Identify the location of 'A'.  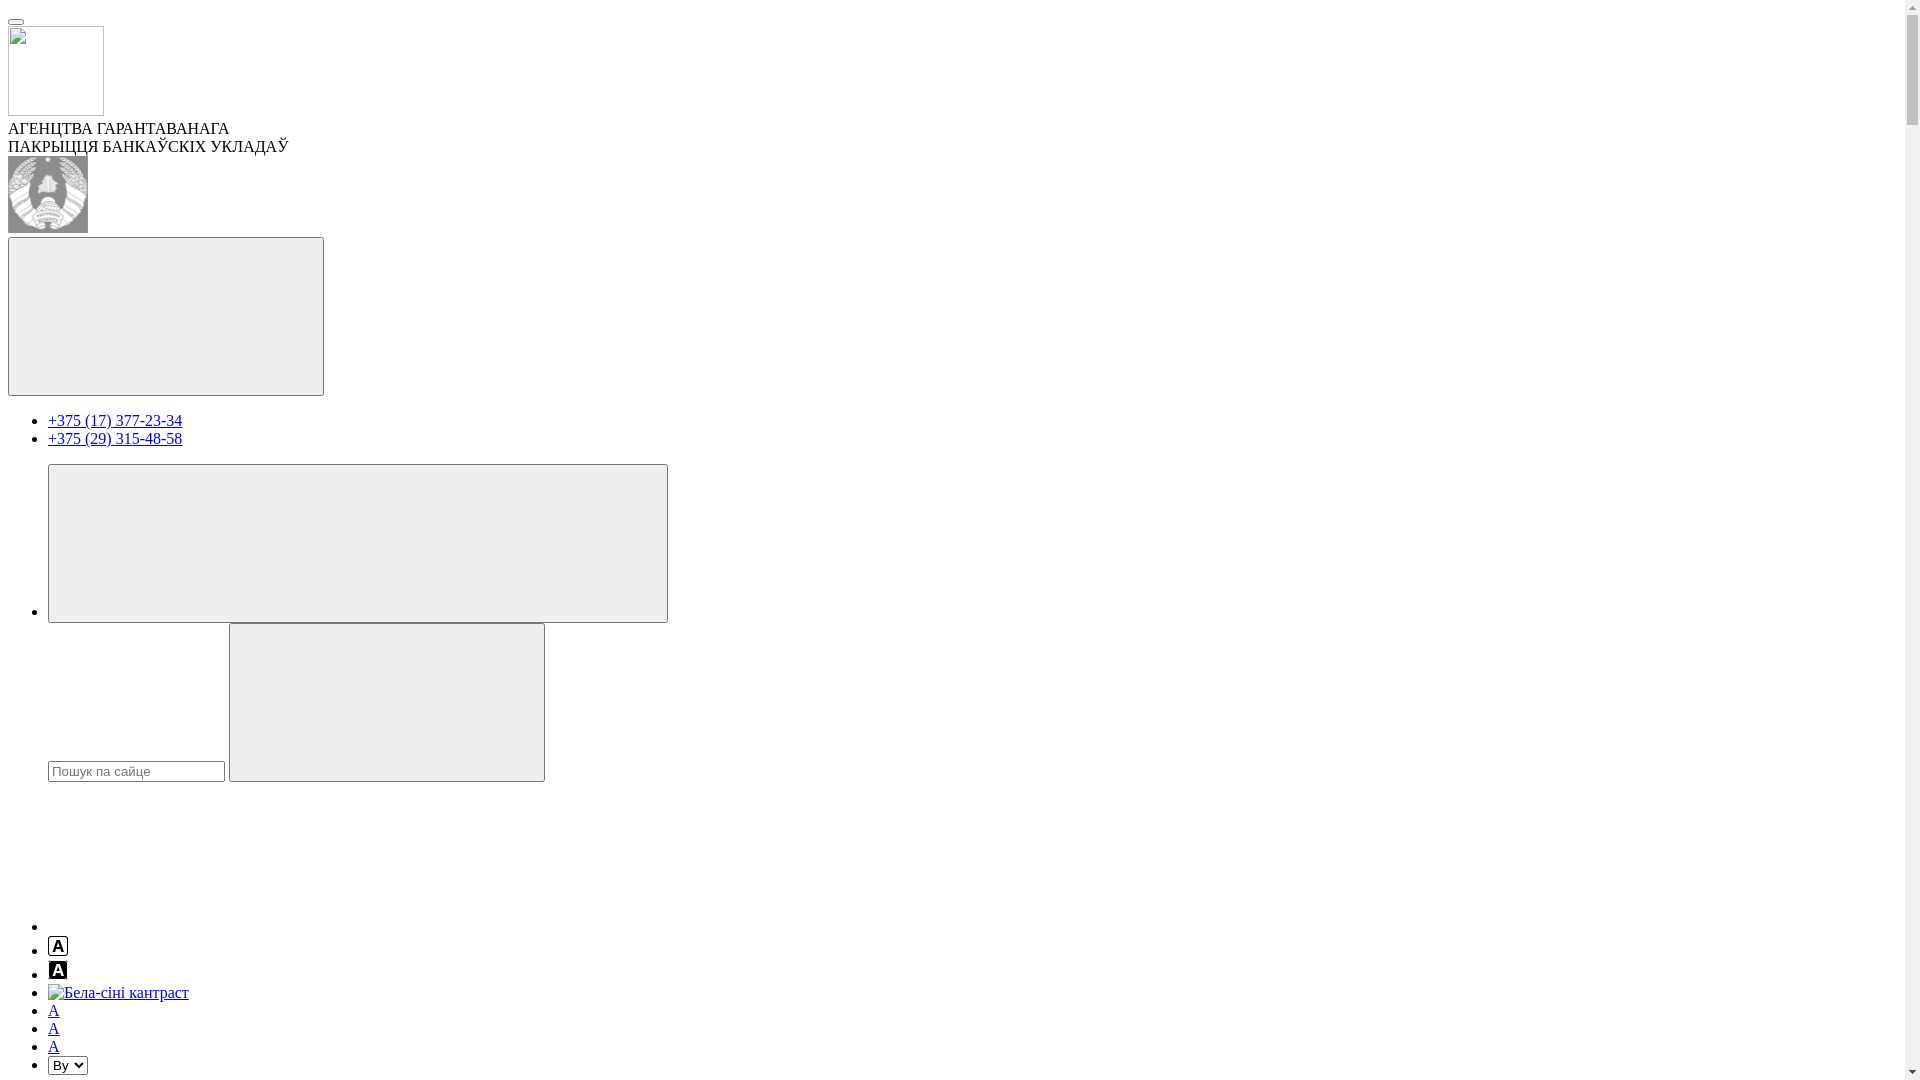
(48, 1045).